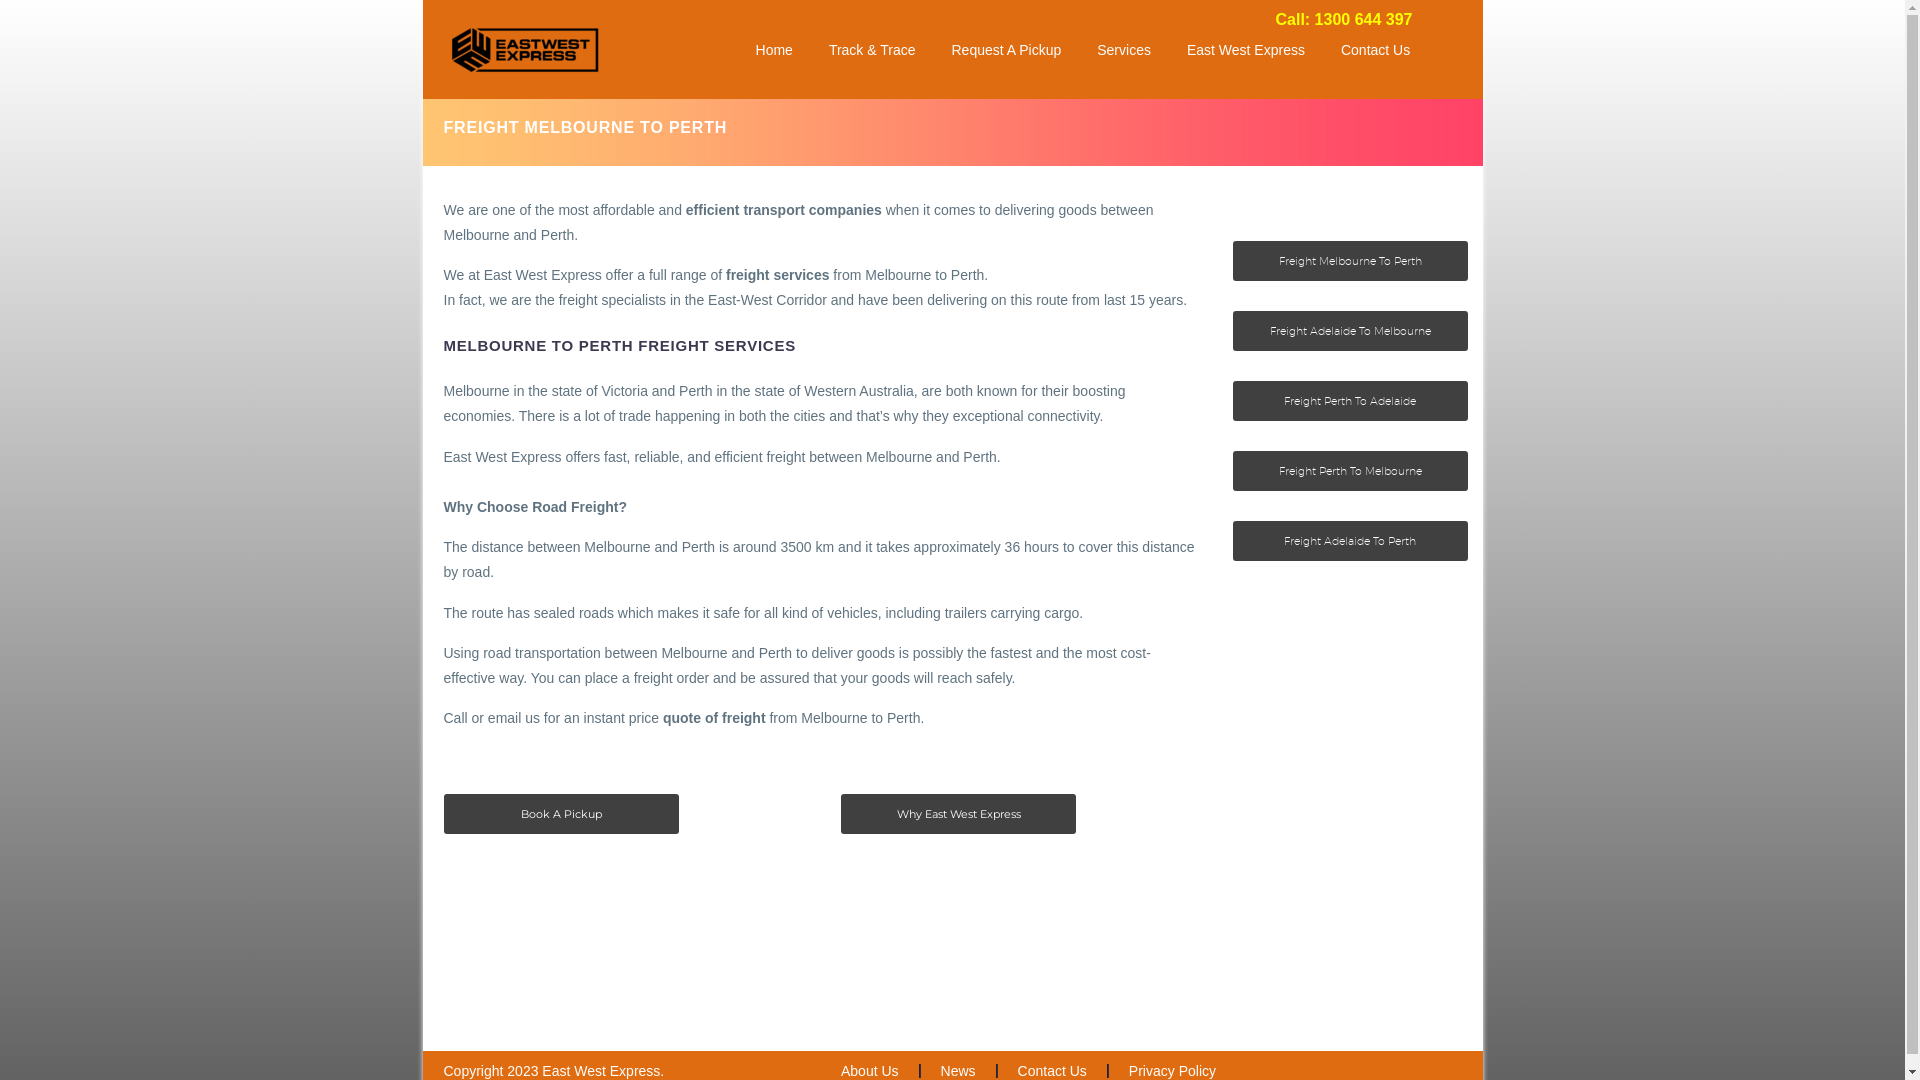  I want to click on 'Book A Pickup', so click(560, 813).